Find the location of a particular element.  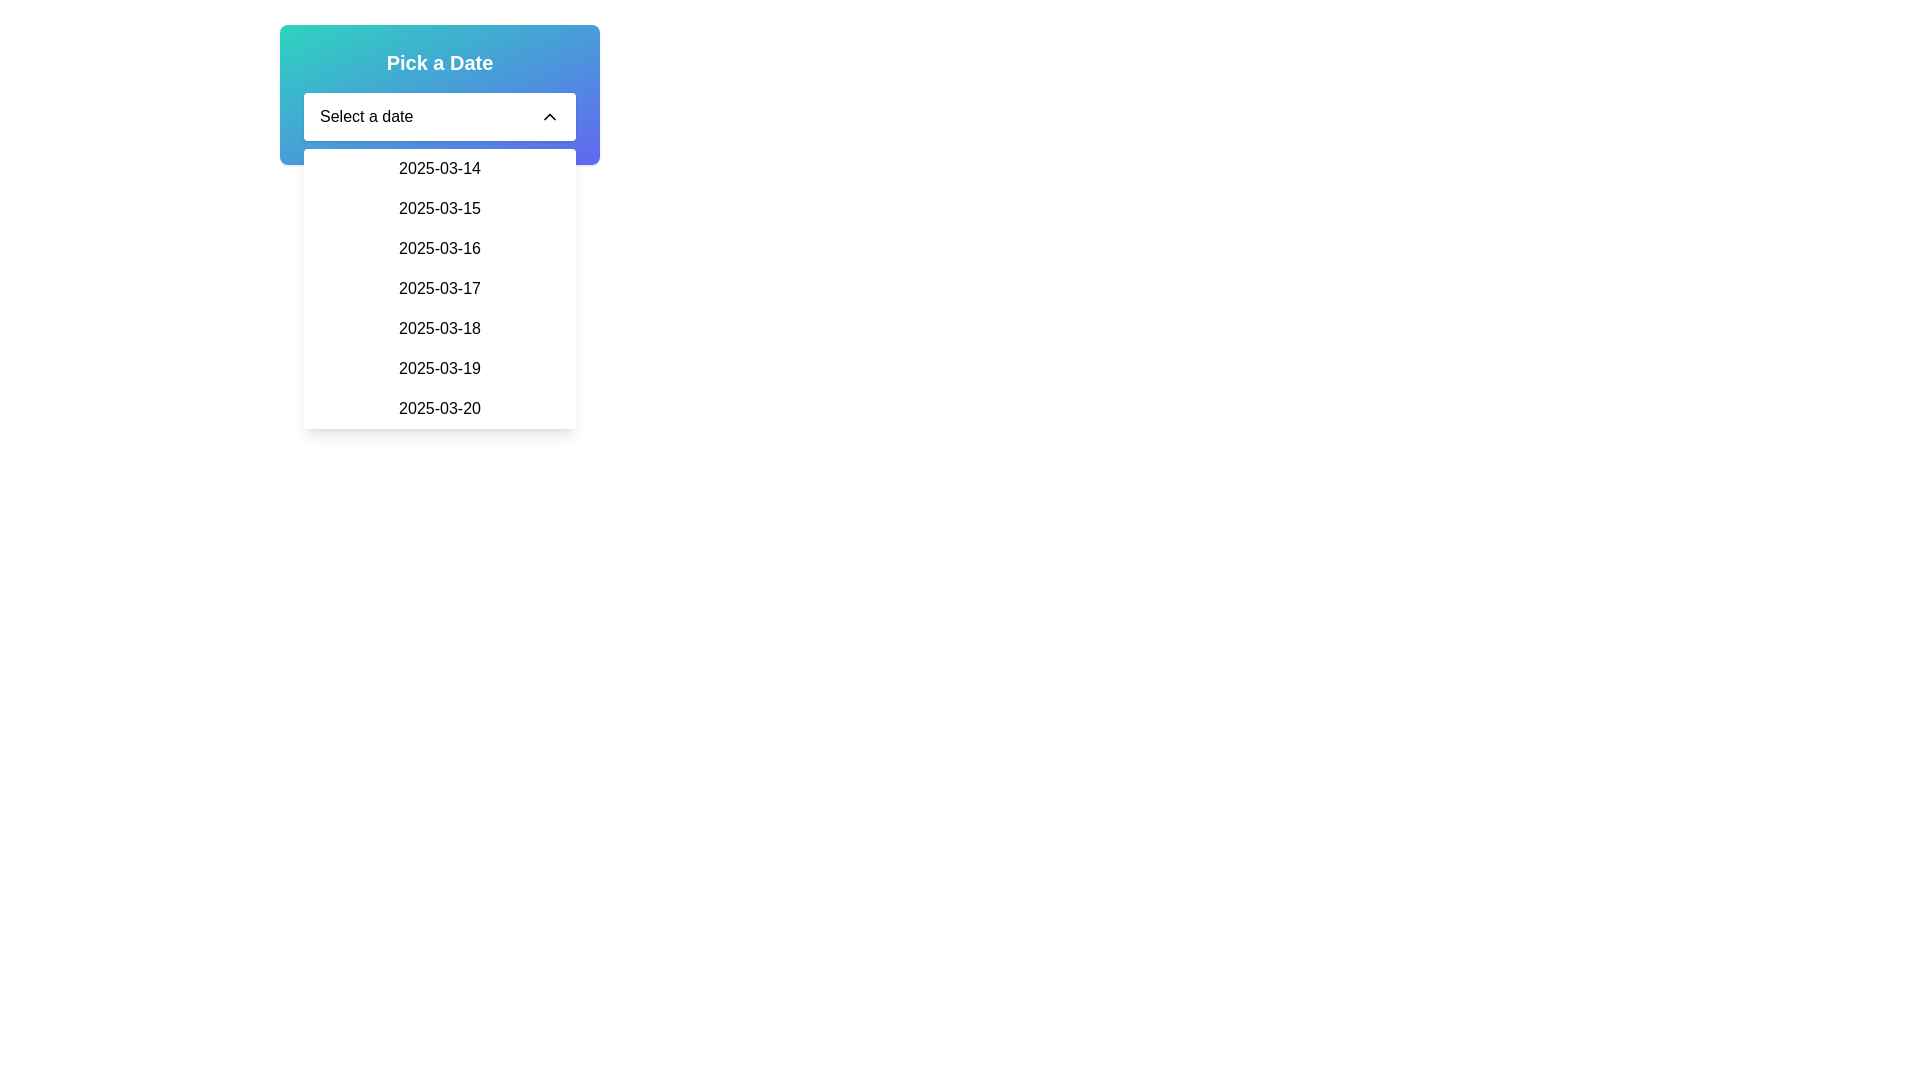

the dropdown menu labeled 'Select a date' is located at coordinates (439, 116).